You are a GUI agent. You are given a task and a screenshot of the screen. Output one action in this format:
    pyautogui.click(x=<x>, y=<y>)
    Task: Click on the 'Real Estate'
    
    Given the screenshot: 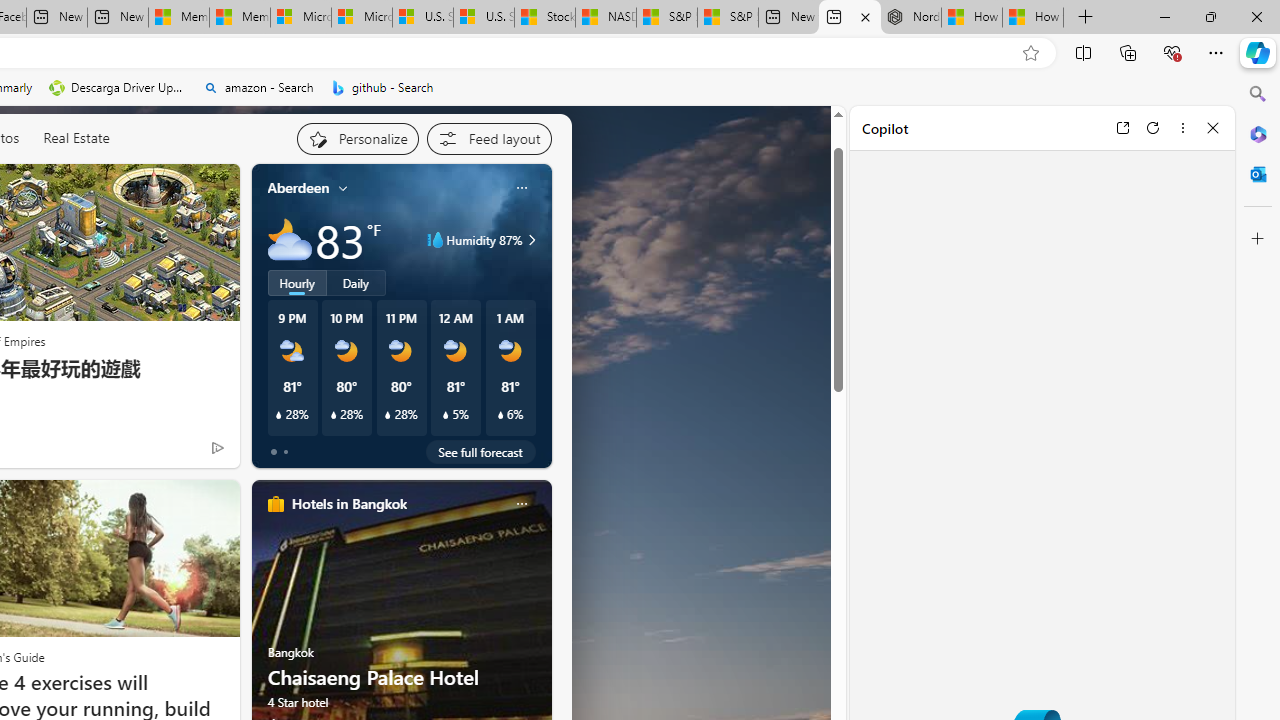 What is the action you would take?
    pyautogui.click(x=76, y=137)
    